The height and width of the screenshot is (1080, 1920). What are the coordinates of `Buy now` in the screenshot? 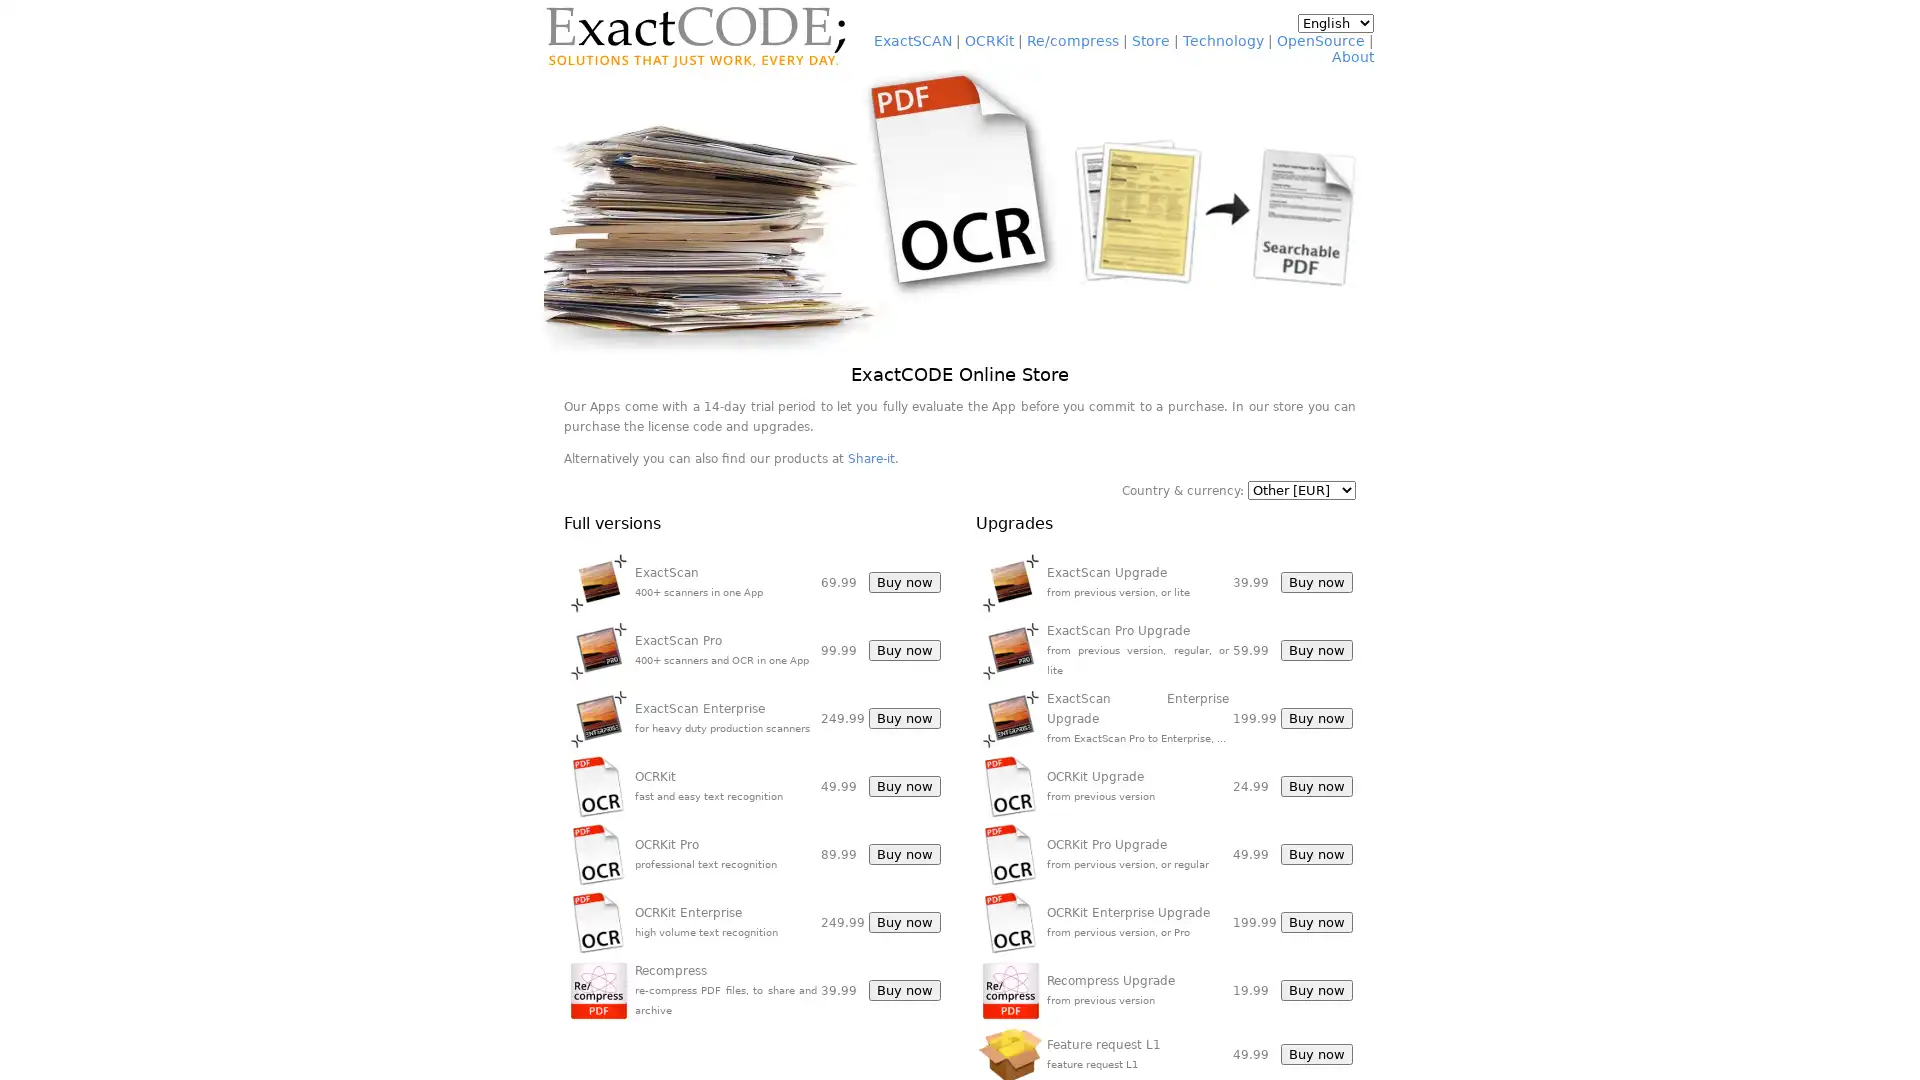 It's located at (1315, 785).